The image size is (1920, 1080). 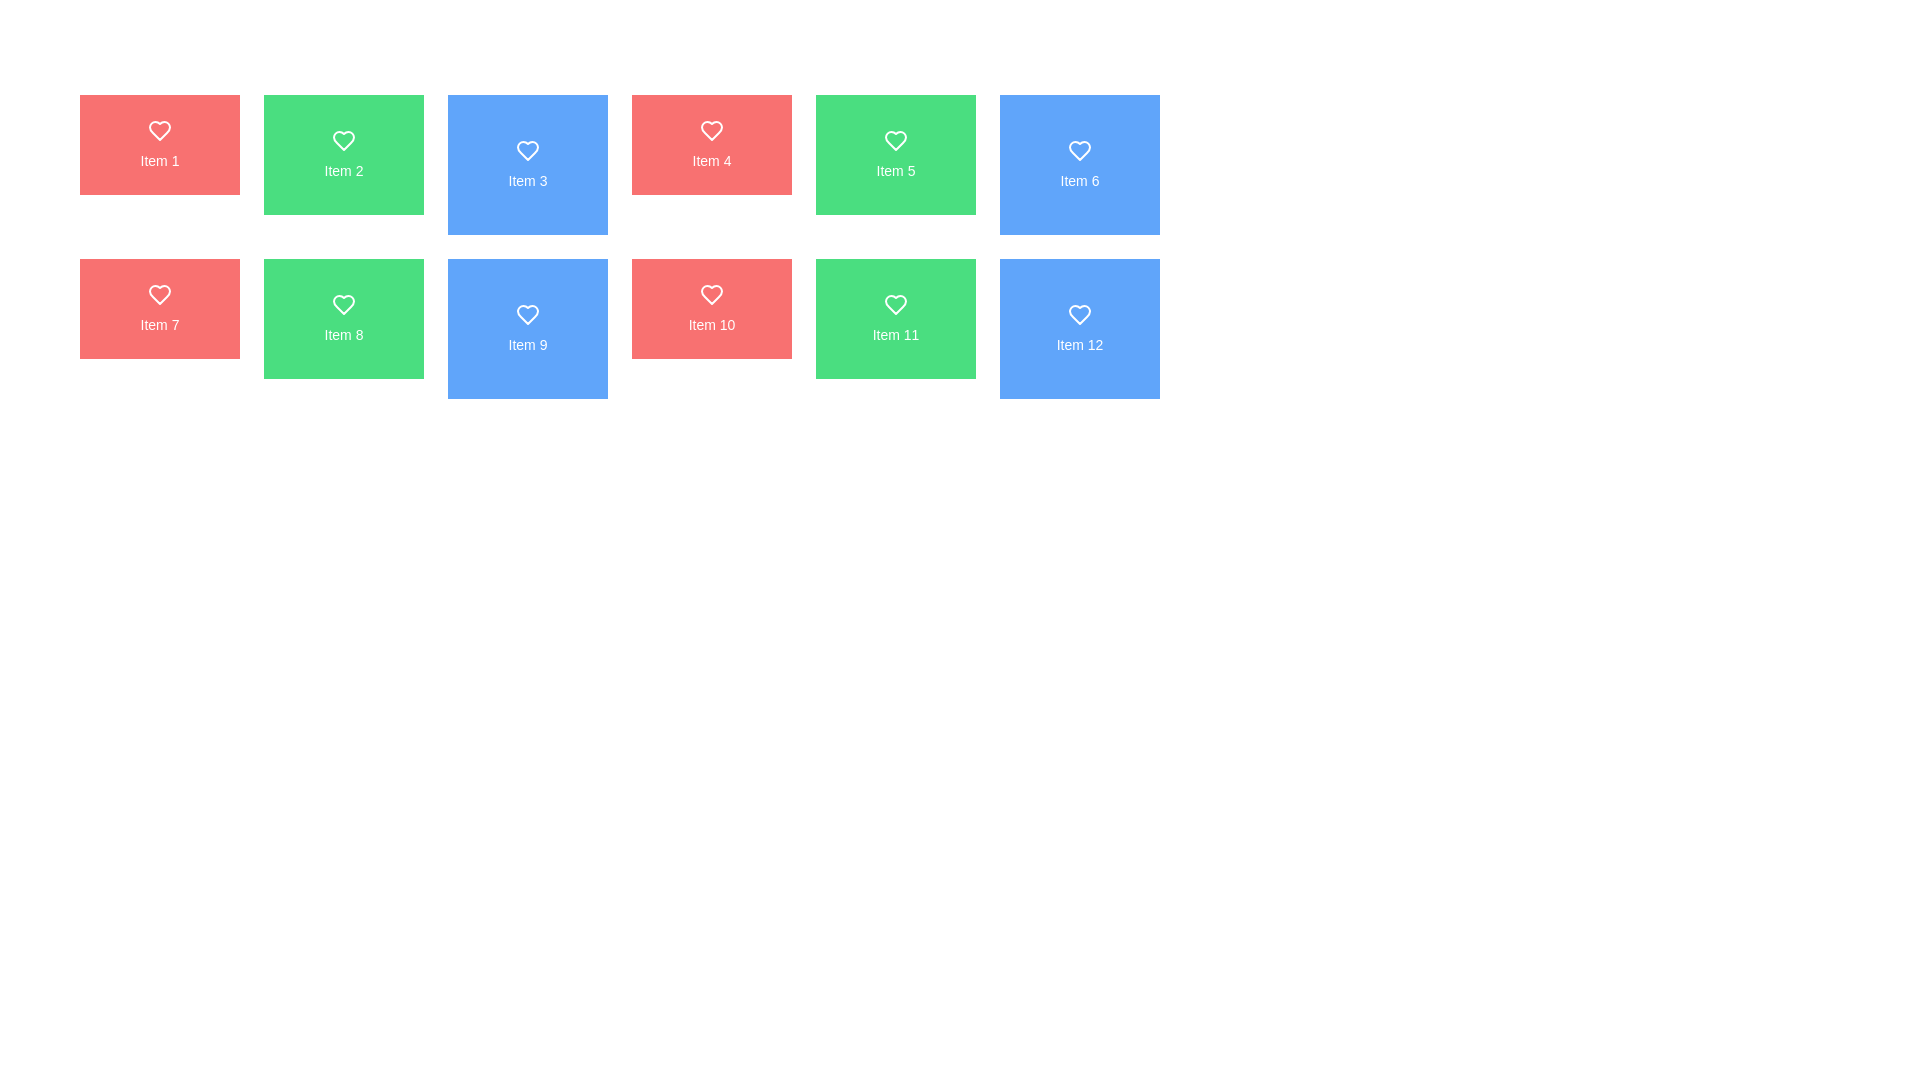 What do you see at coordinates (711, 160) in the screenshot?
I see `the text label that represents 'Item 4', located at the bottom of the fourth box in a grid layout, which is red and surrounded by blue and green boxes` at bounding box center [711, 160].